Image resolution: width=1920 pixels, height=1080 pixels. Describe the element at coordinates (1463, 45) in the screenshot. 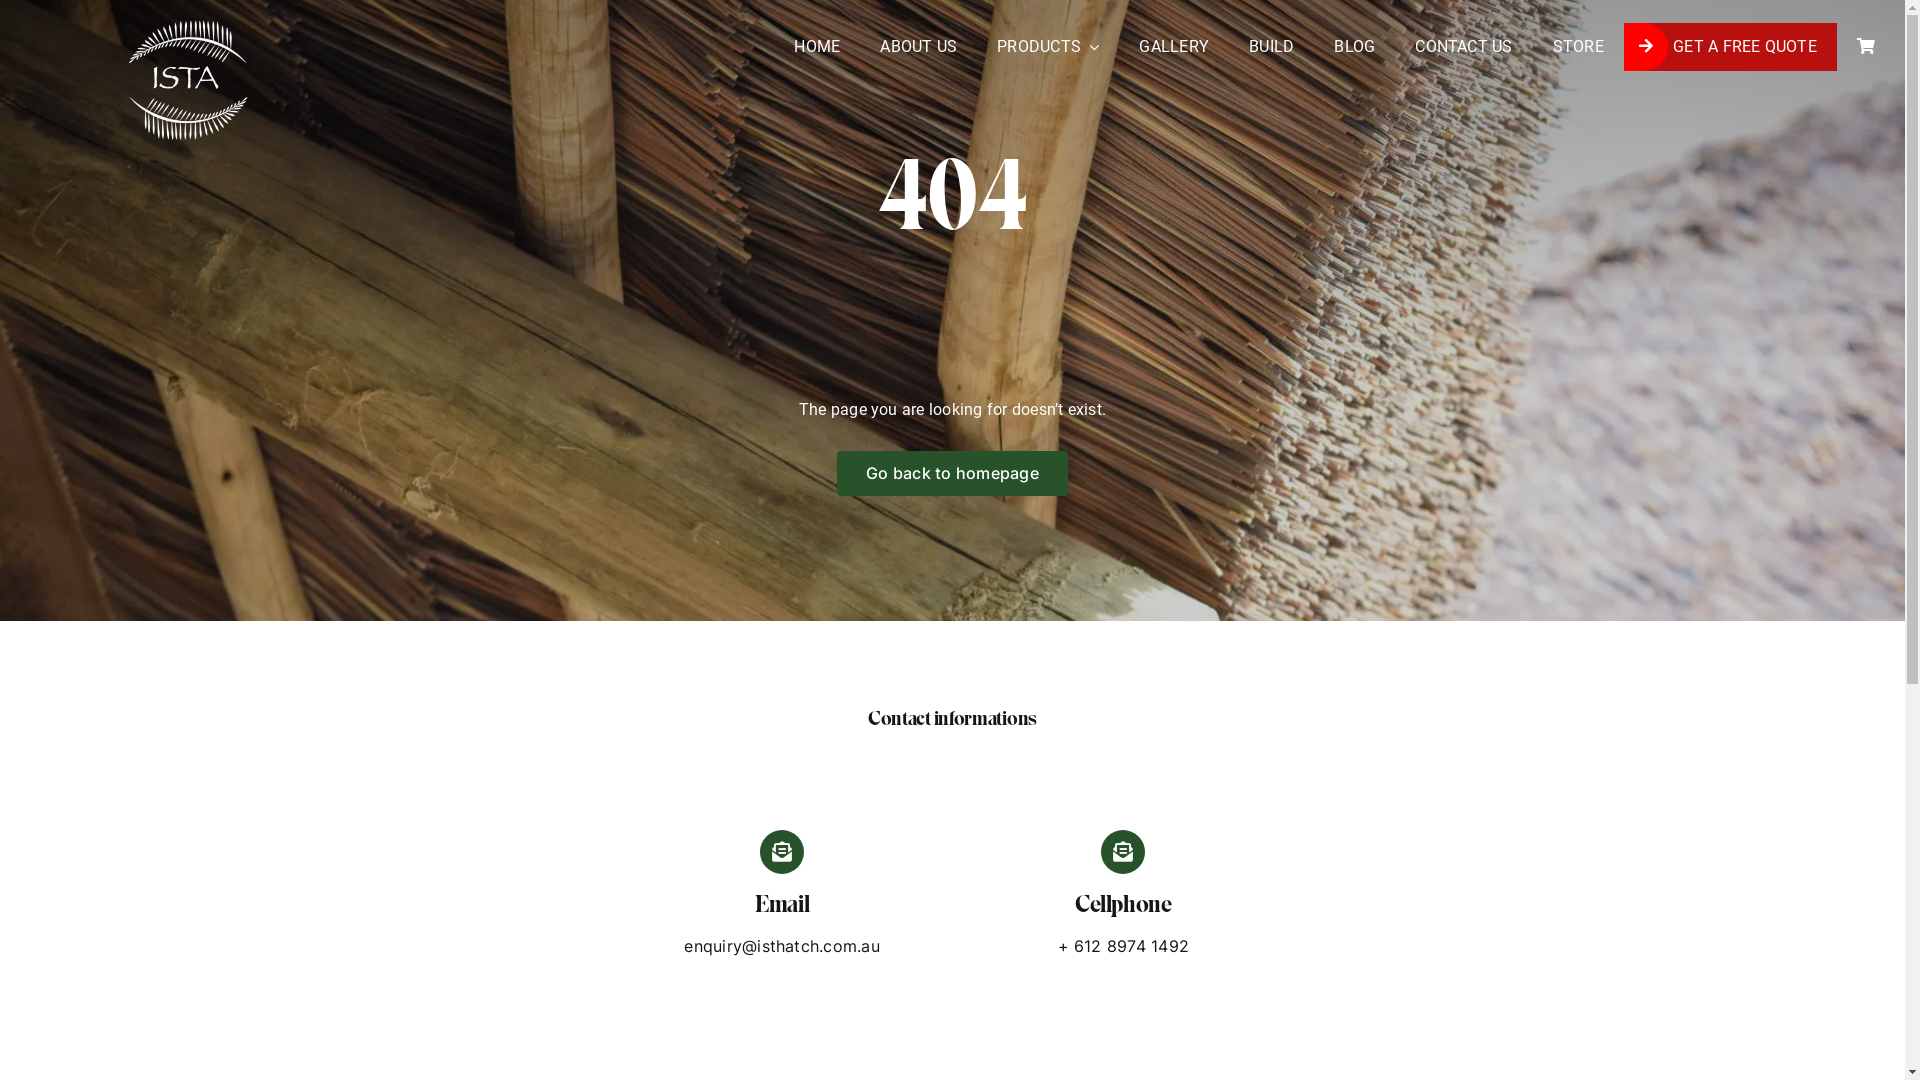

I see `'CONTACT US'` at that location.